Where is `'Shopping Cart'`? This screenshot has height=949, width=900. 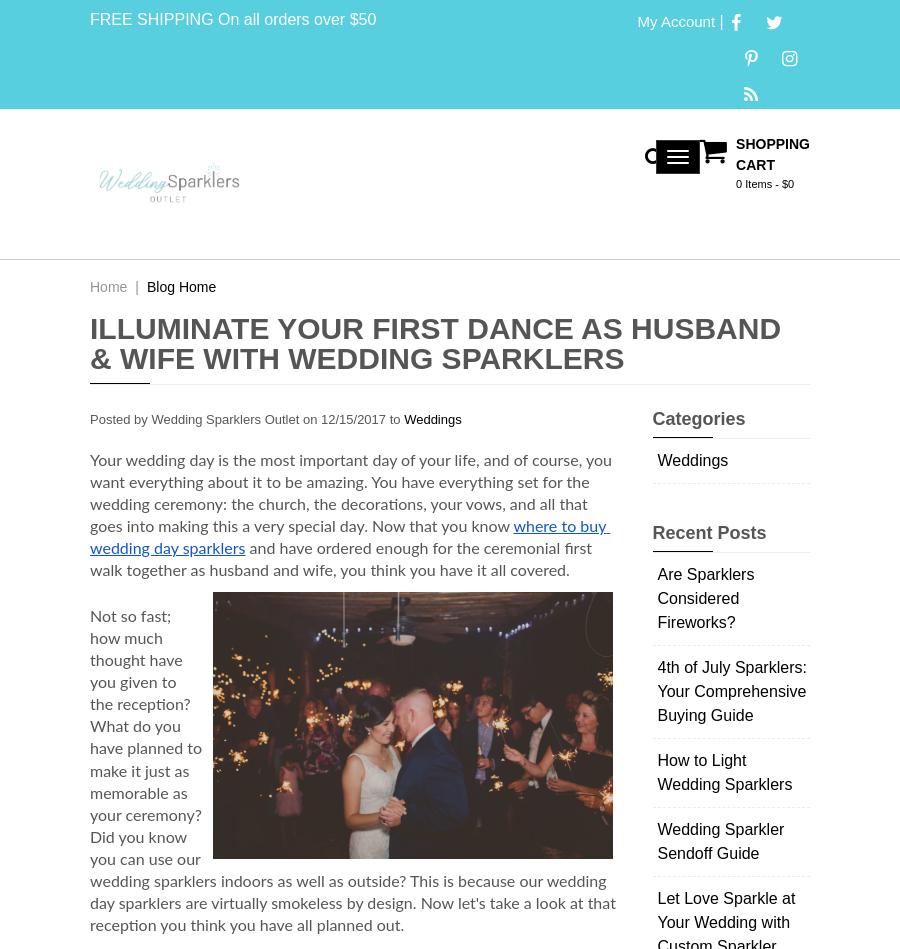
'Shopping Cart' is located at coordinates (772, 154).